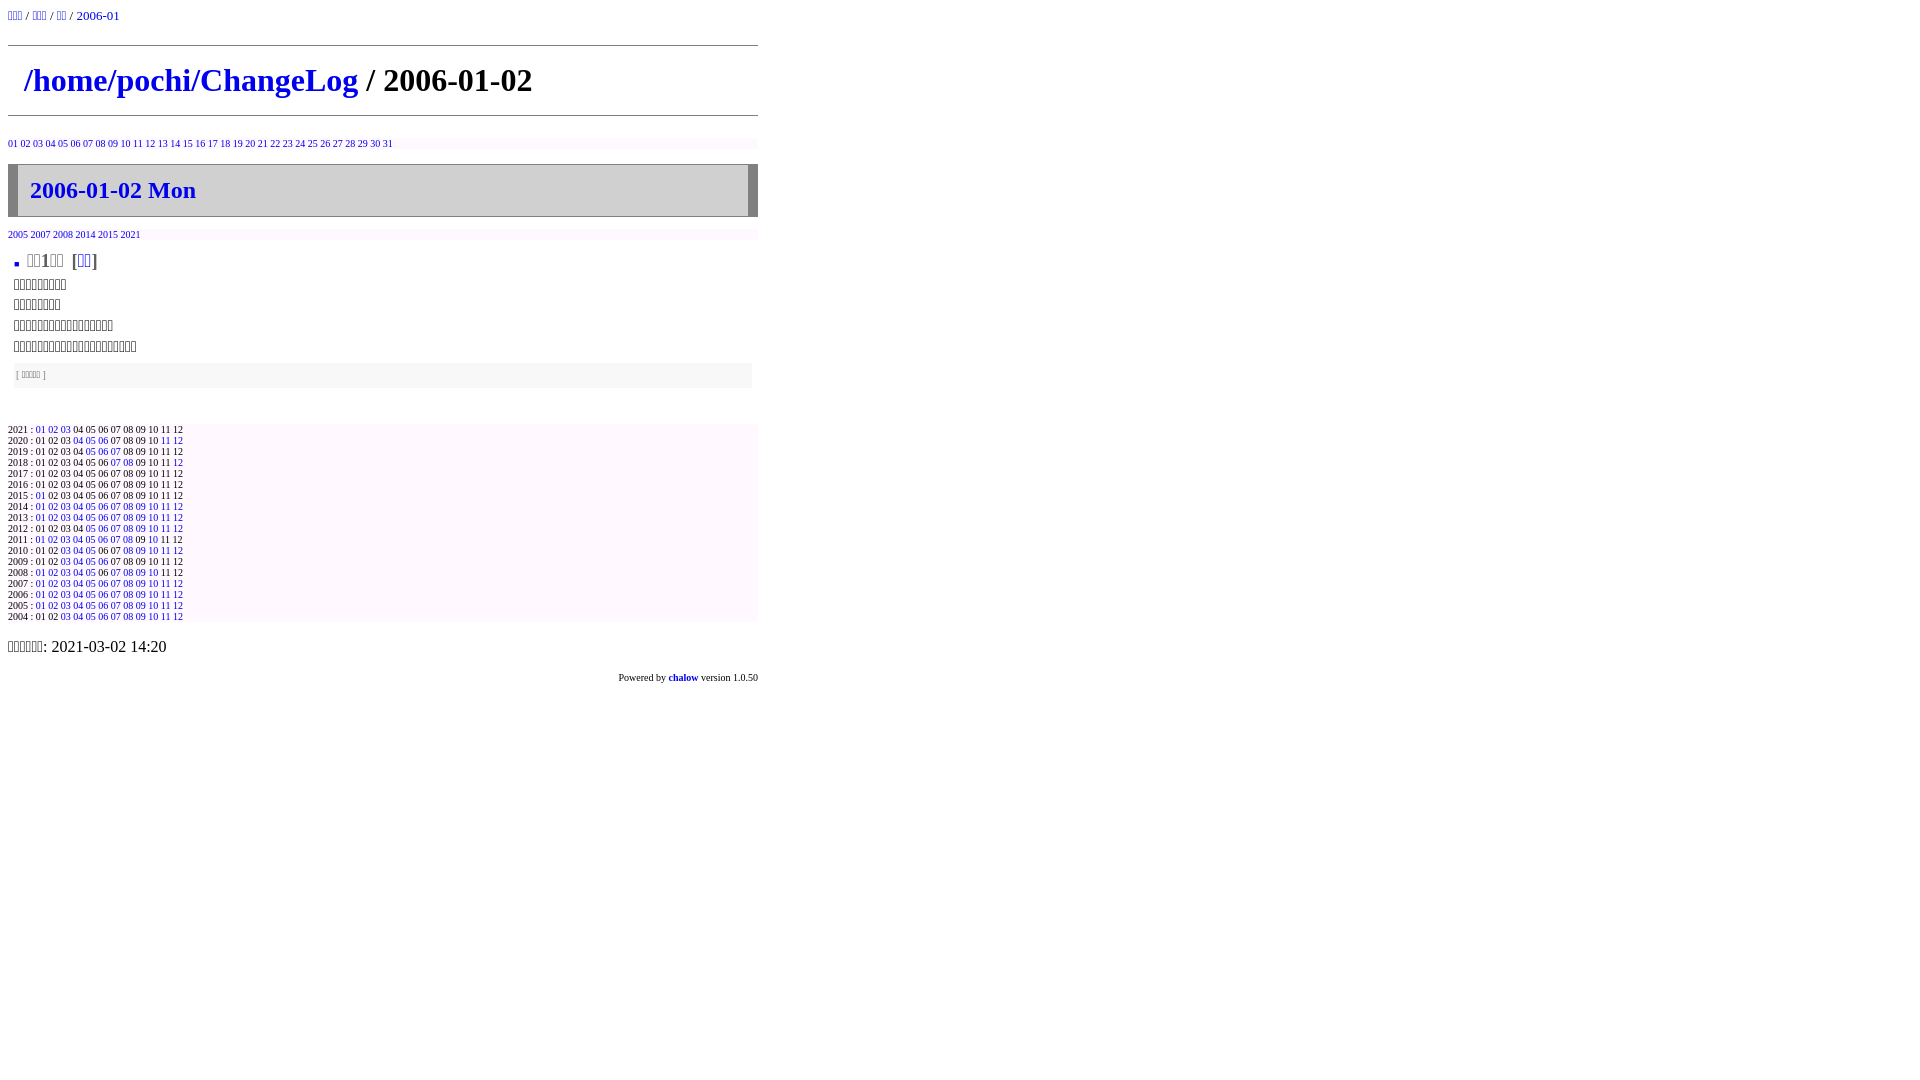  I want to click on '07', so click(114, 505).